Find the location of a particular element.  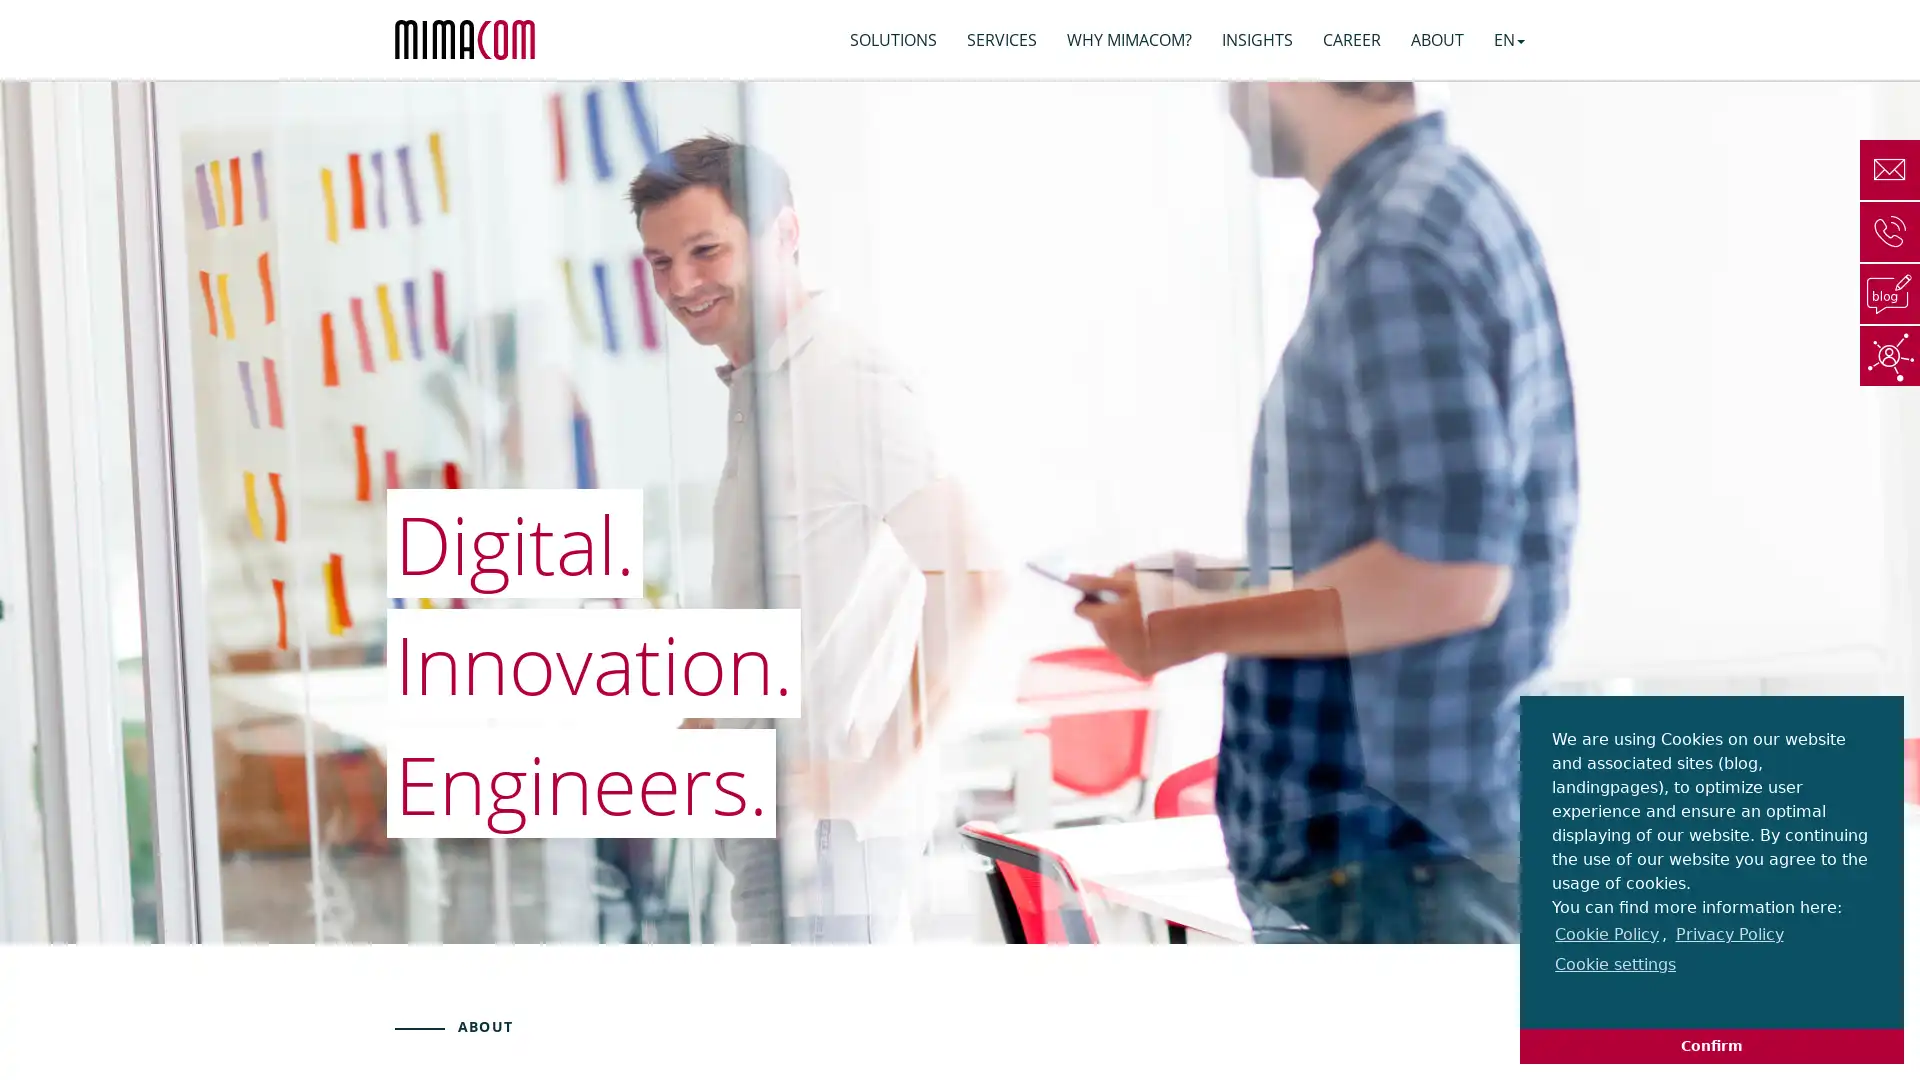

learn more about cookies is located at coordinates (1727, 934).